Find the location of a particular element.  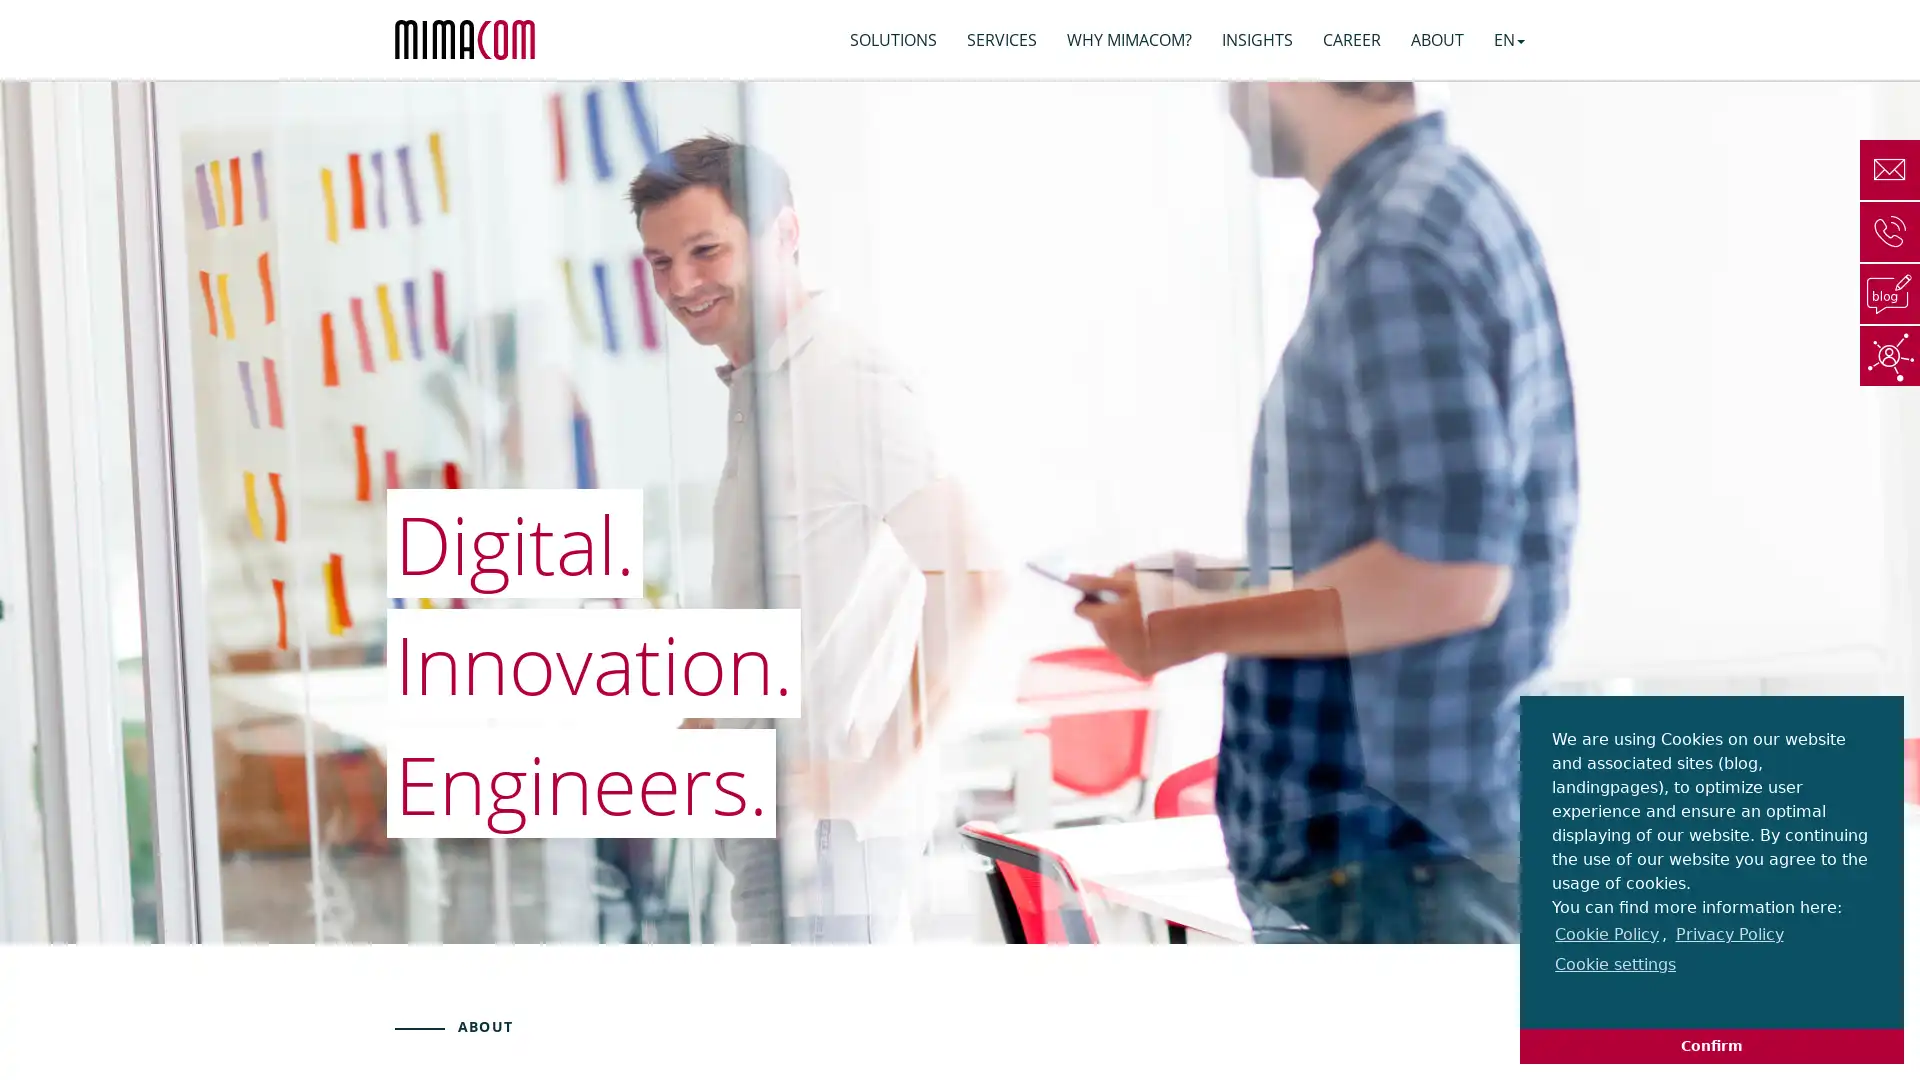

learn more about cookies is located at coordinates (1727, 934).